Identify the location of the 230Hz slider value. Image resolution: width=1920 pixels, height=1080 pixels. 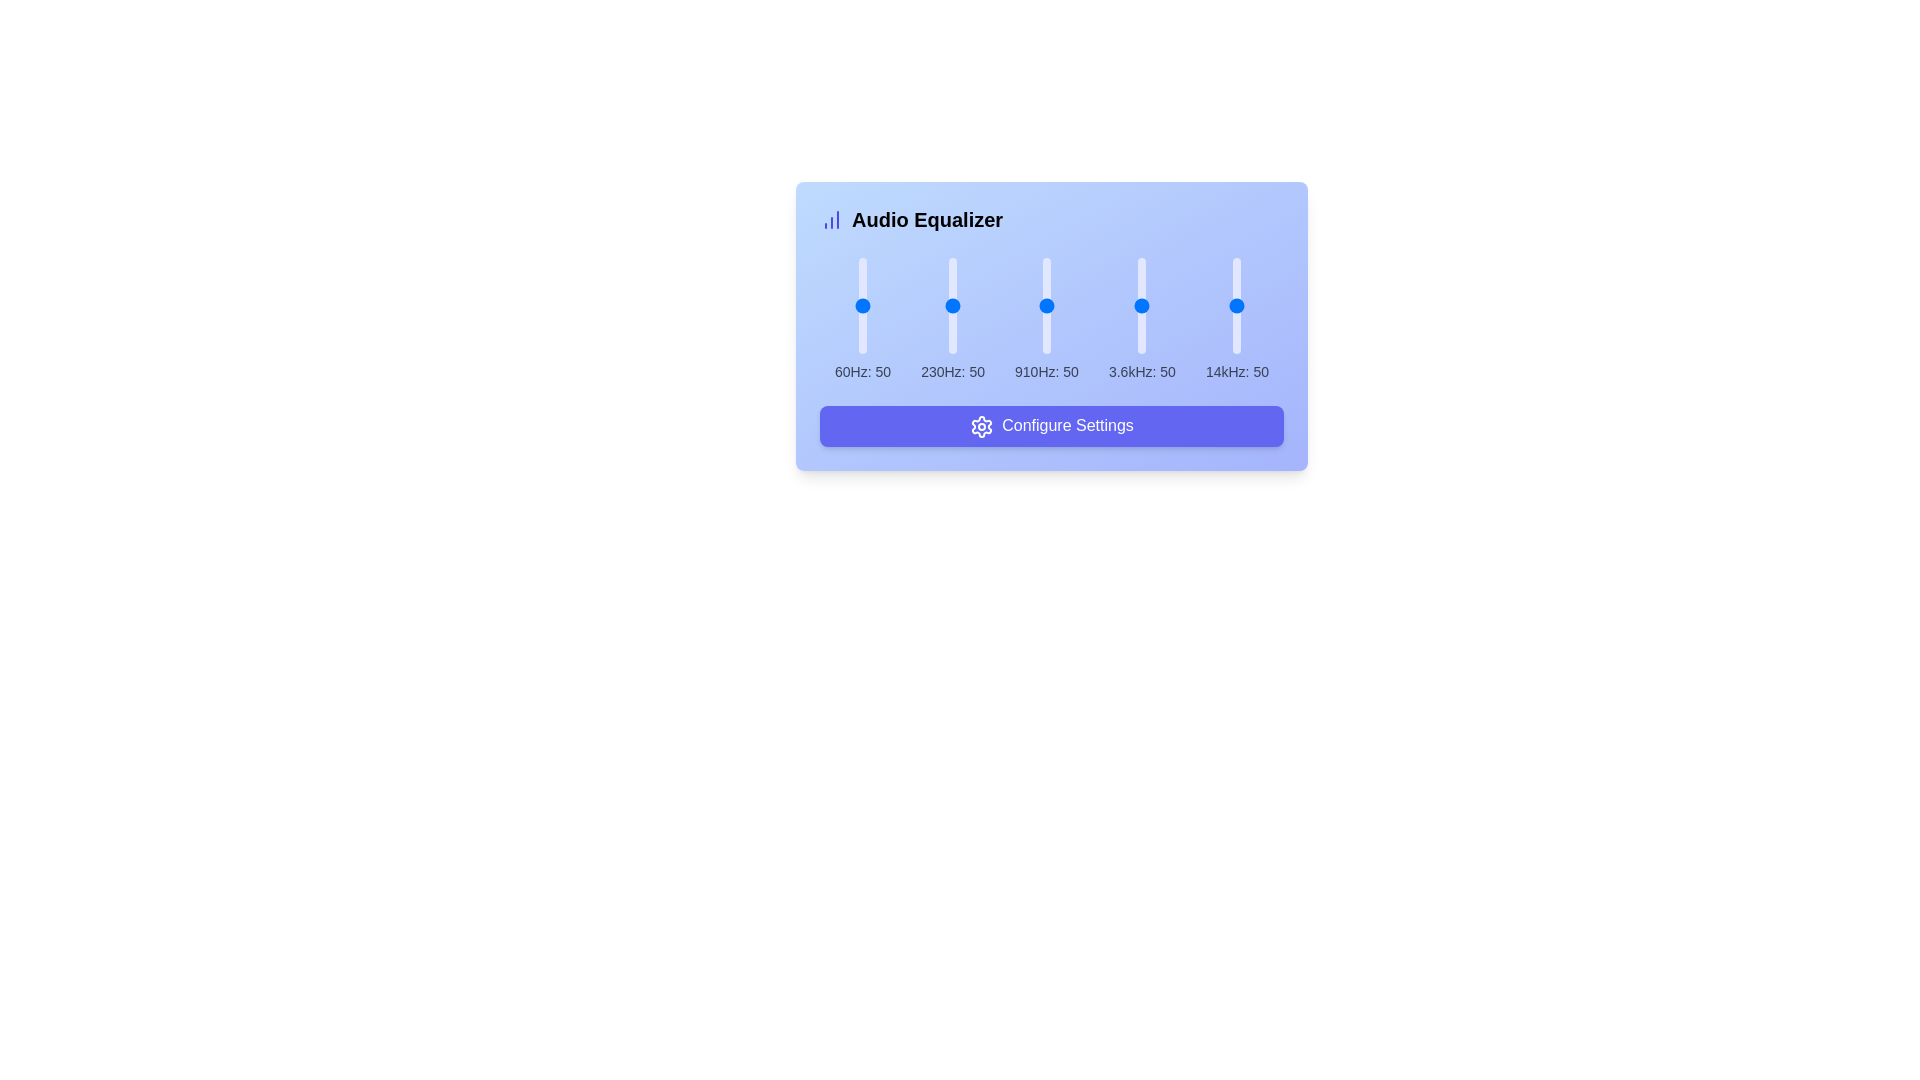
(952, 350).